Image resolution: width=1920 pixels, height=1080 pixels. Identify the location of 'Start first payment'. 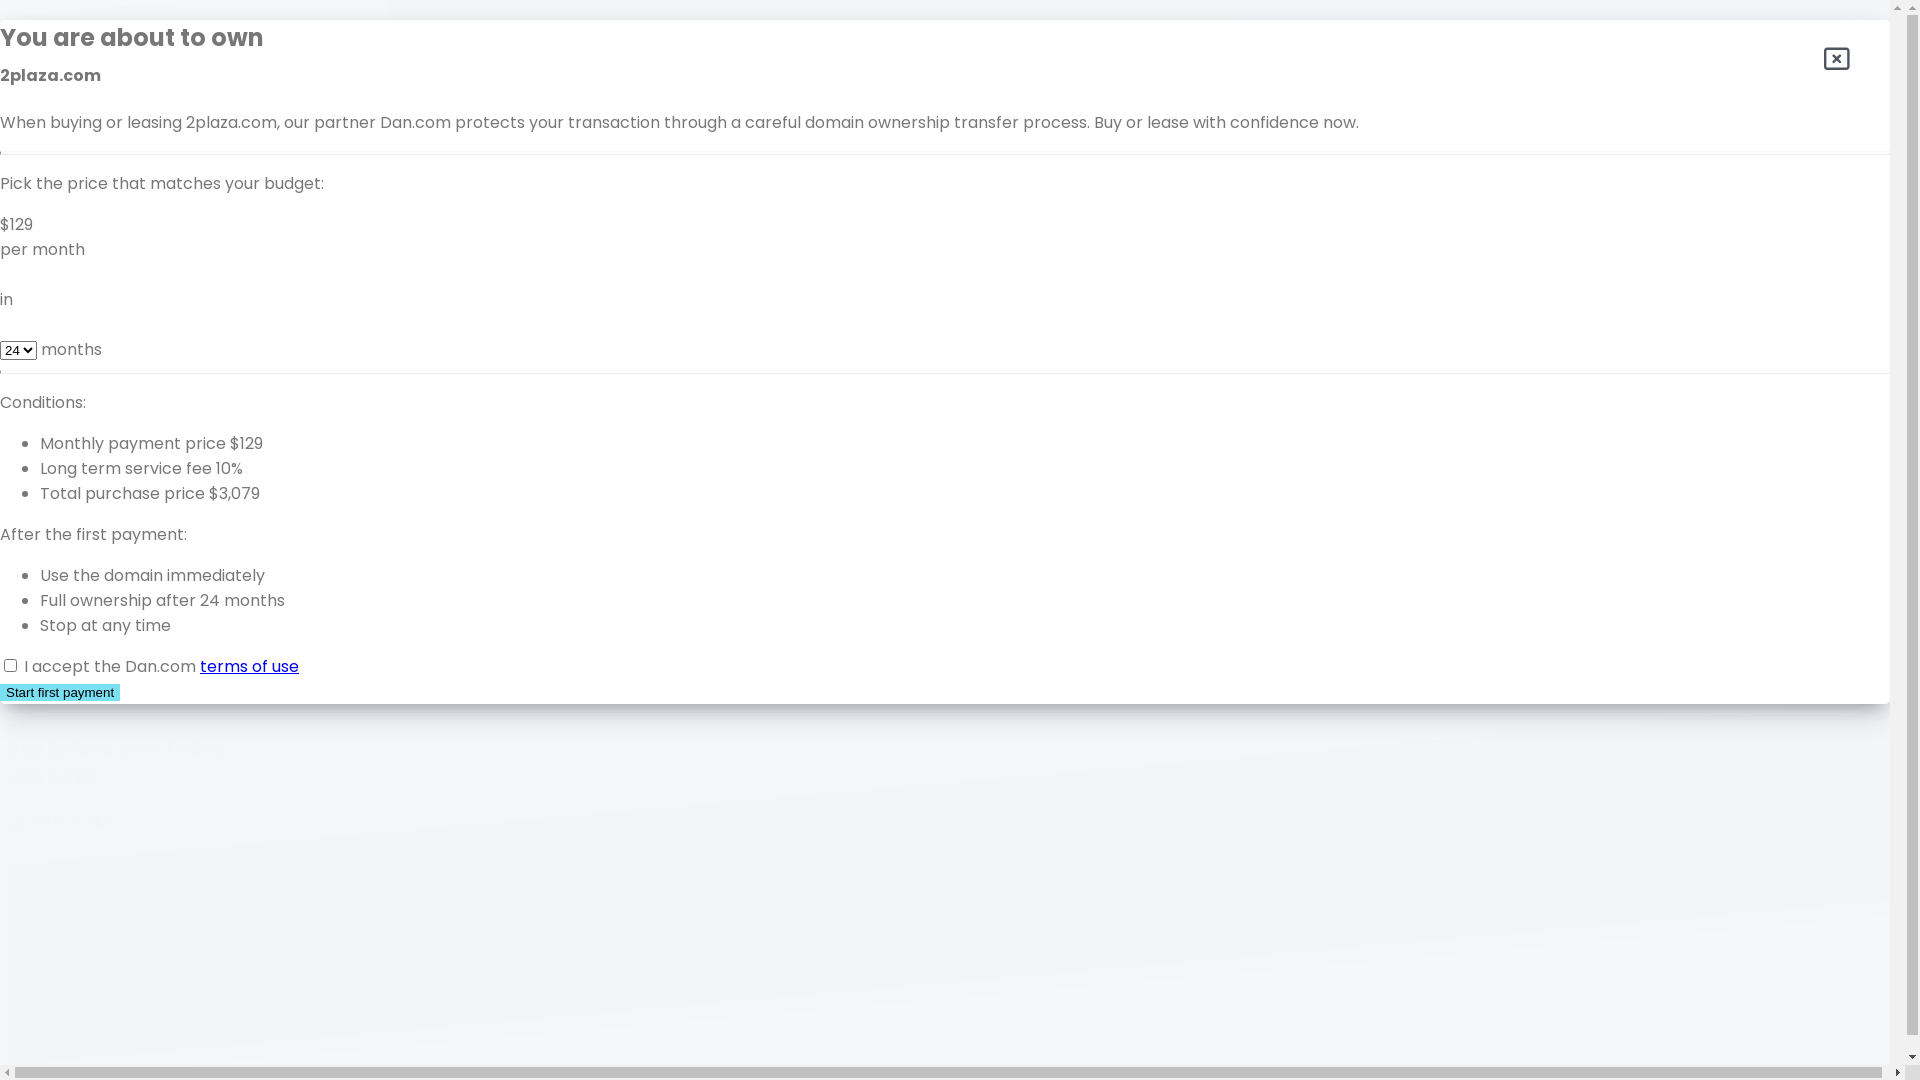
(0, 691).